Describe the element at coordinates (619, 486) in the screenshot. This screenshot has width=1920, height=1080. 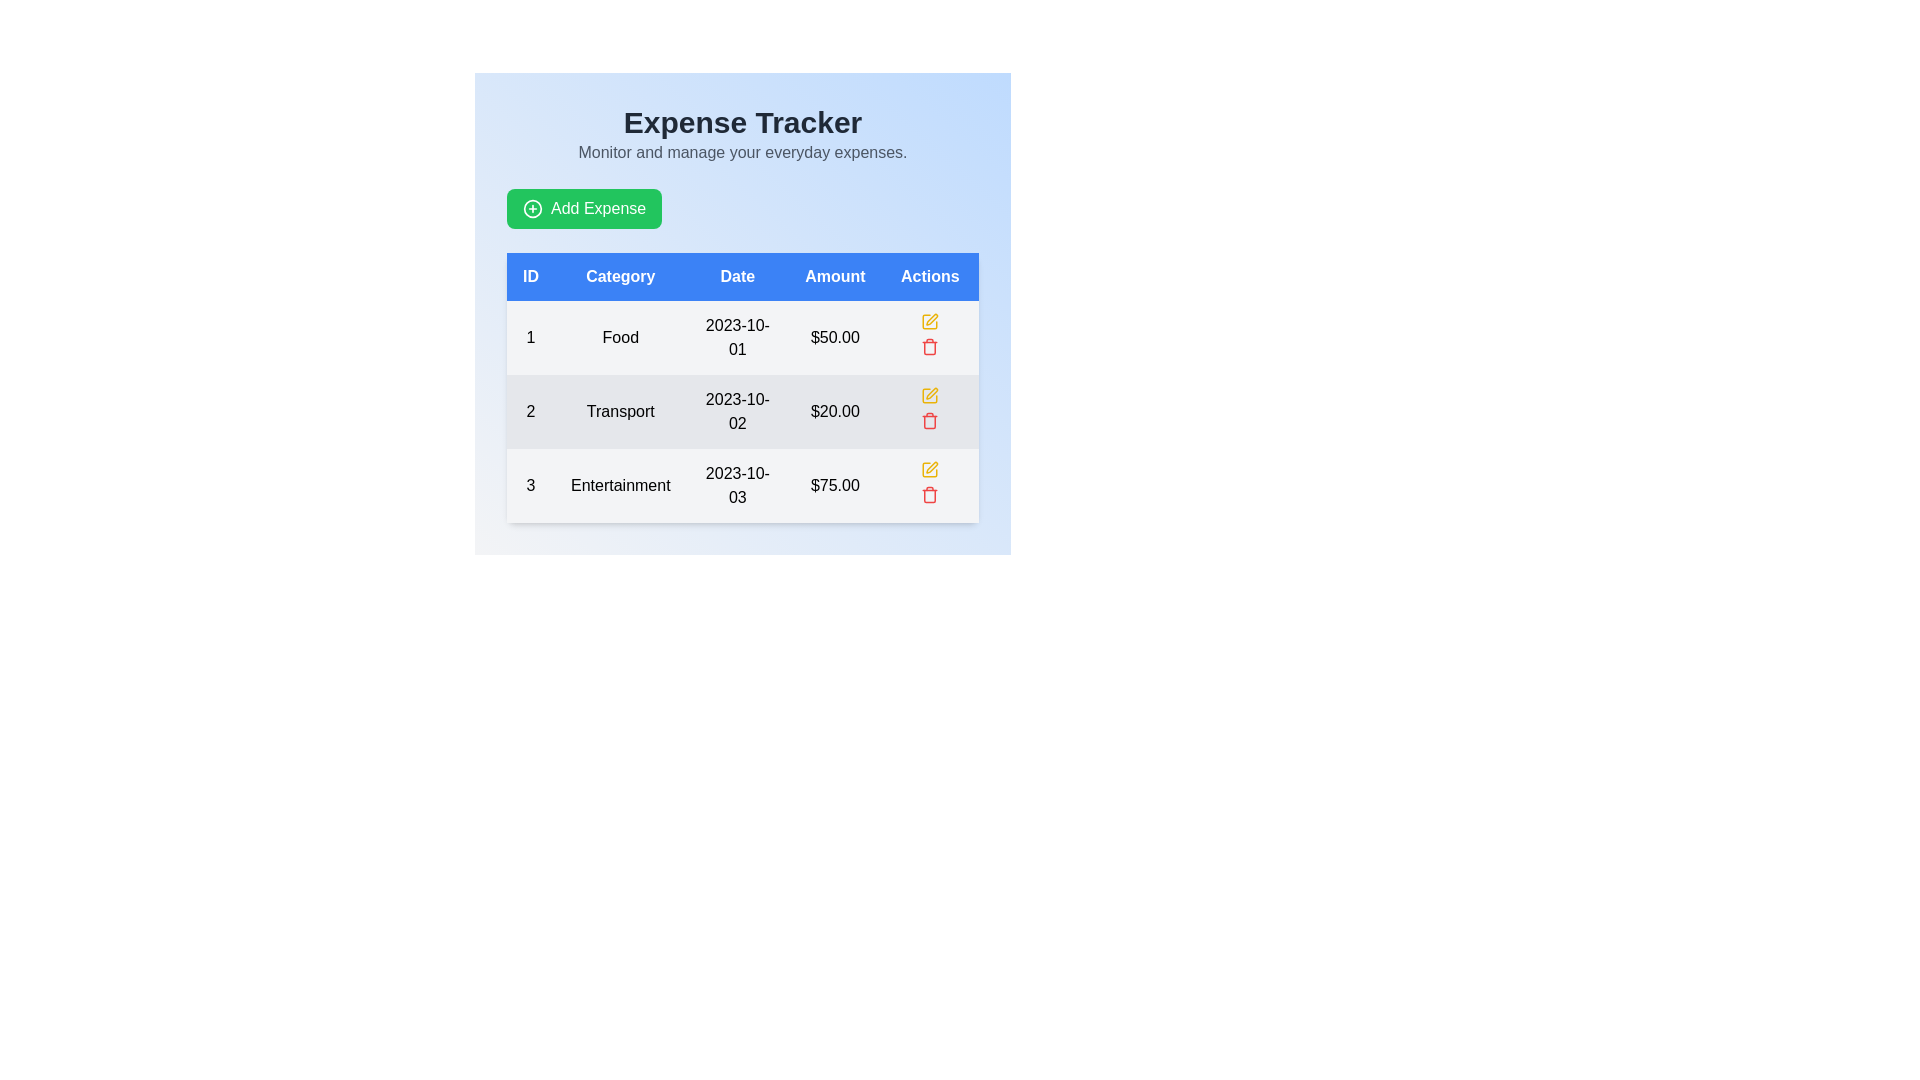
I see `the label or text display located in the third row of the table under the 'Category' column` at that location.